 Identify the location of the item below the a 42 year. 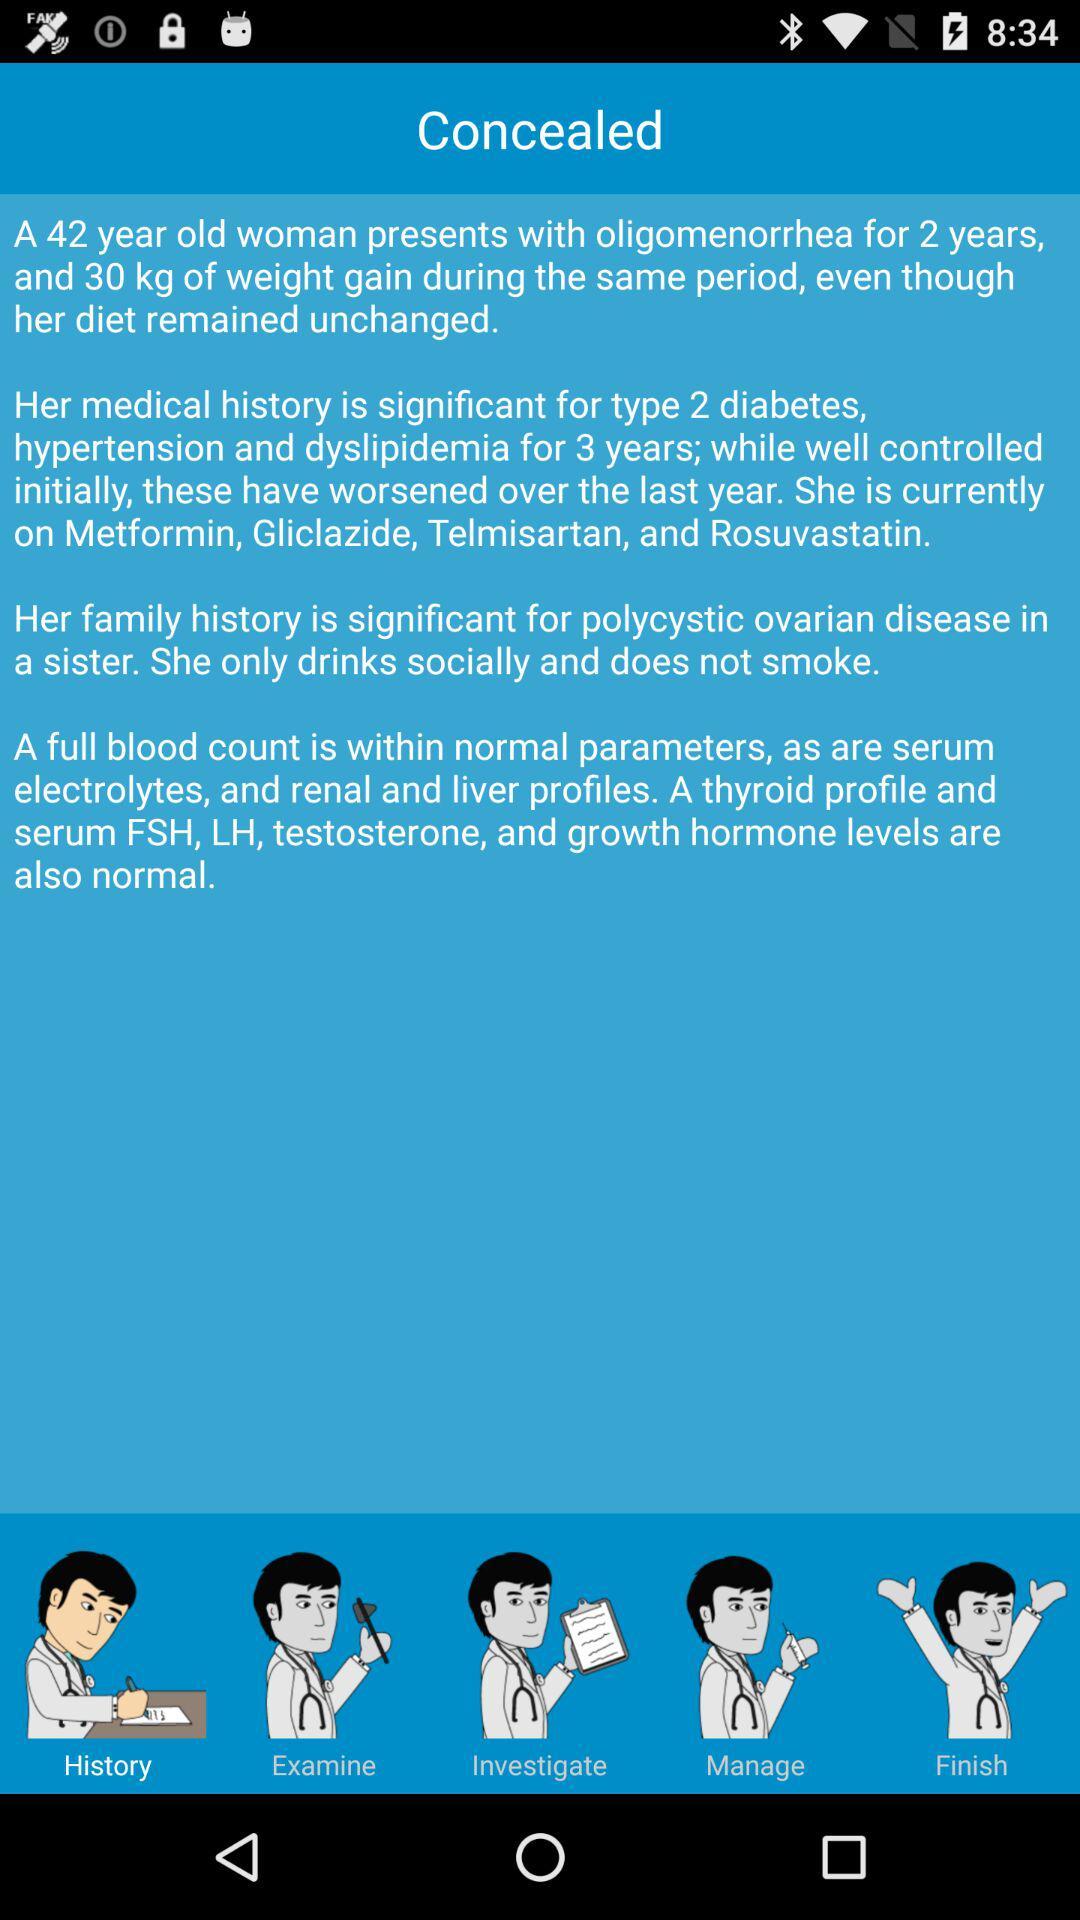
(971, 1653).